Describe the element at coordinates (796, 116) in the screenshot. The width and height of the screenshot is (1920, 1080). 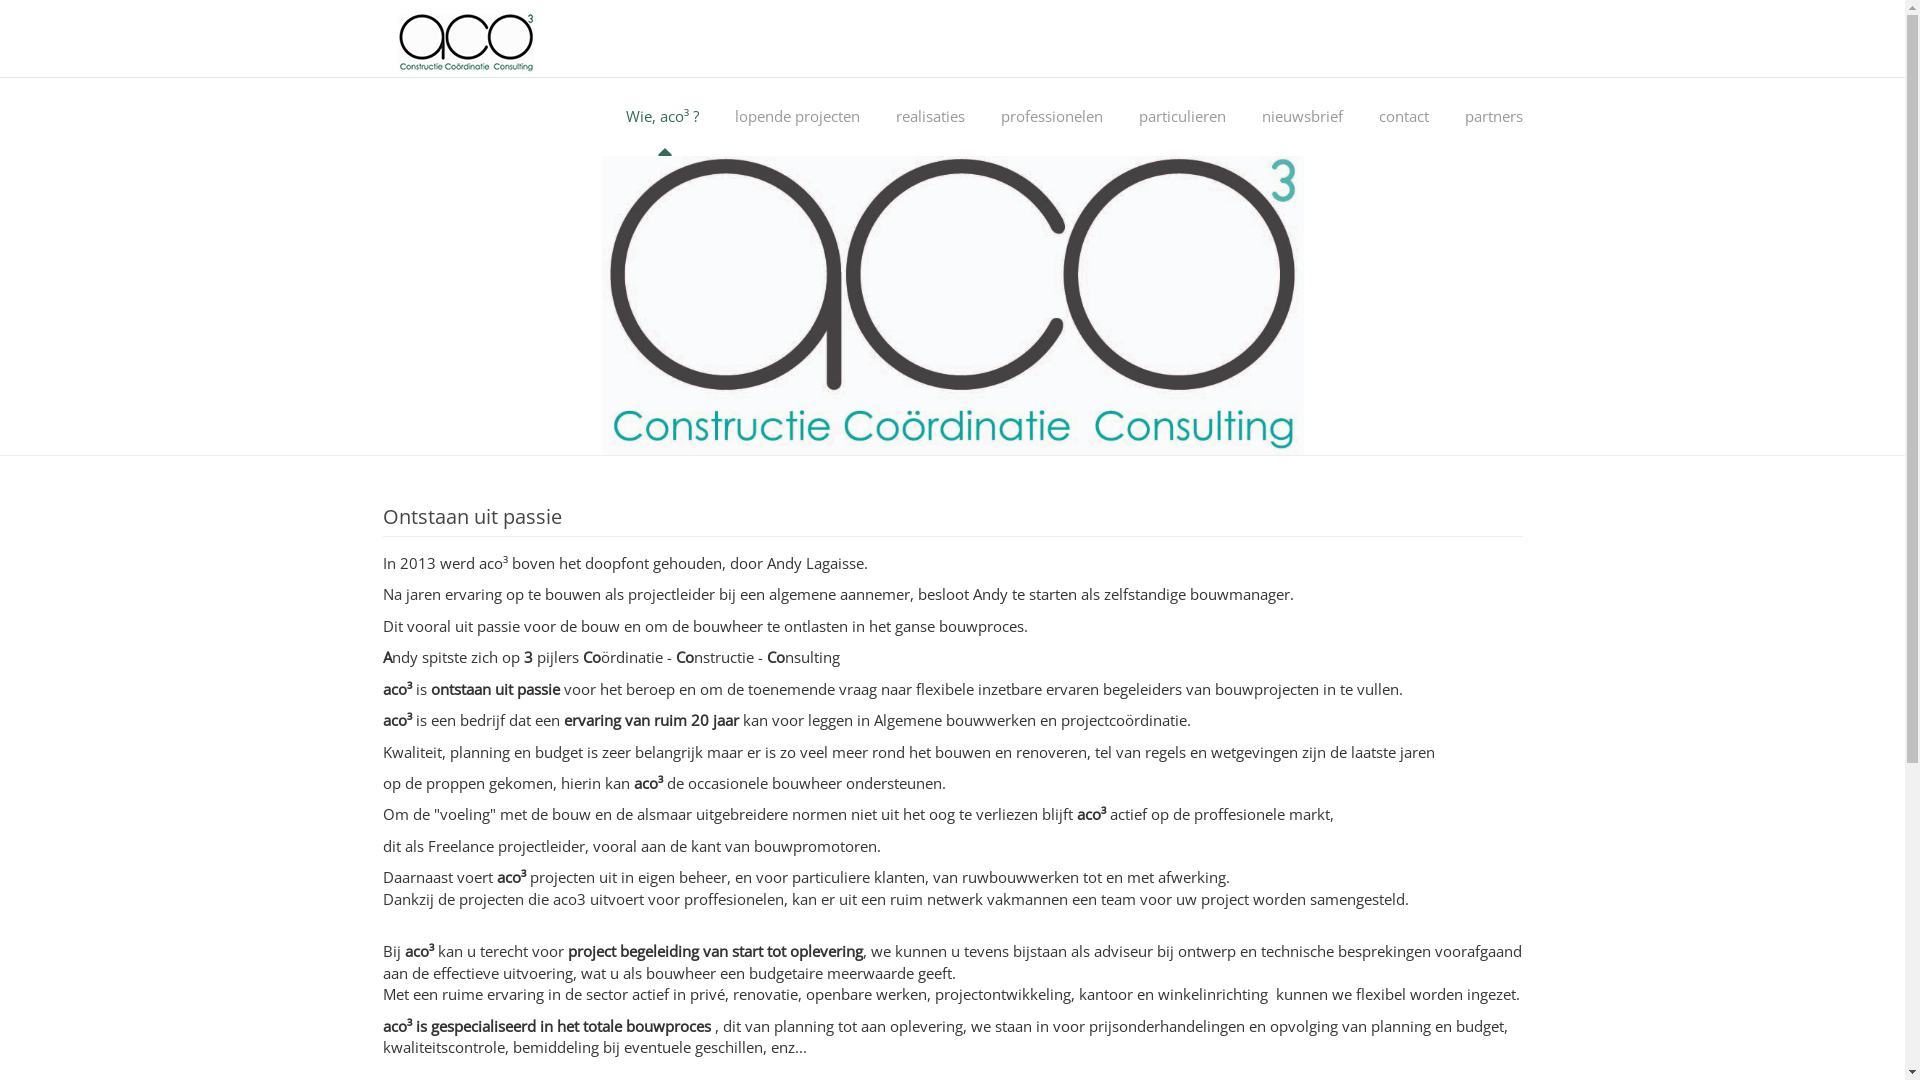
I see `'lopende projecten'` at that location.